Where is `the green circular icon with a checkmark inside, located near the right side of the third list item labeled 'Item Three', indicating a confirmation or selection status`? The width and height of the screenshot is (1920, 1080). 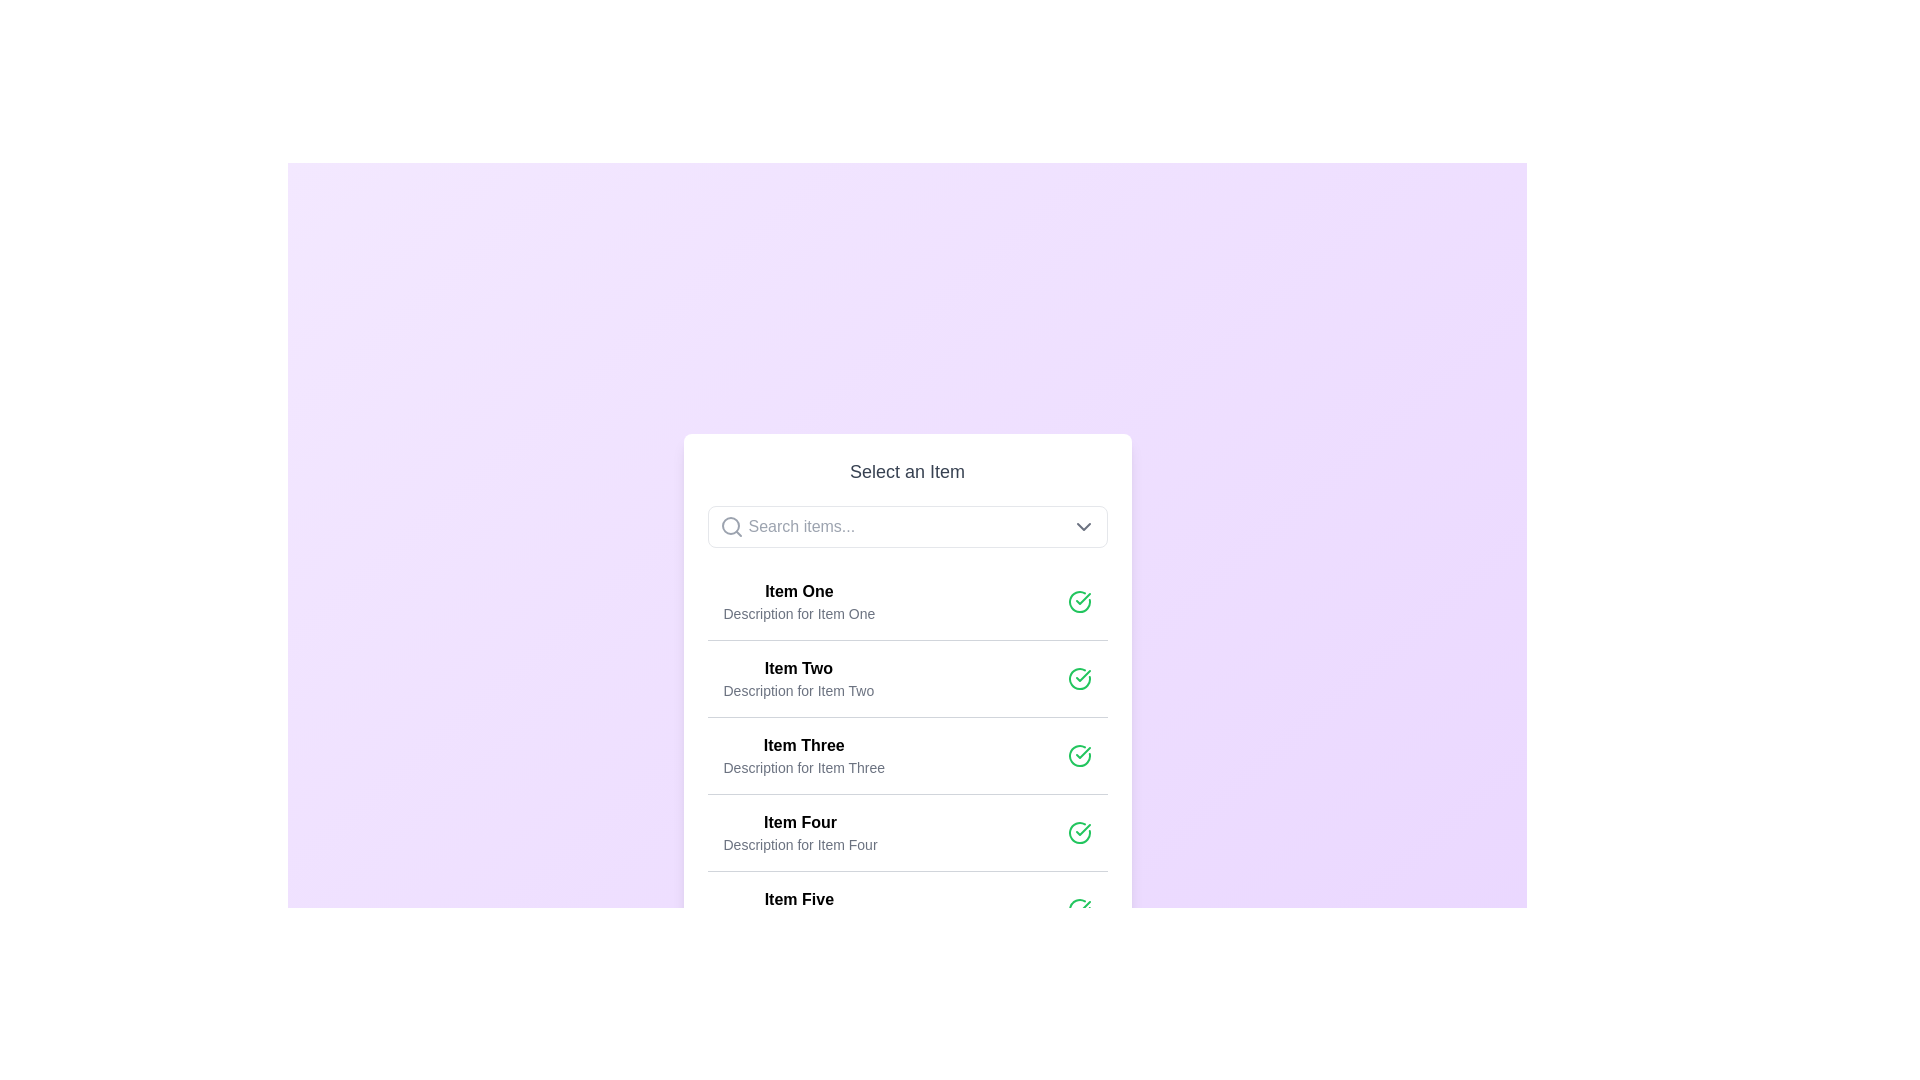 the green circular icon with a checkmark inside, located near the right side of the third list item labeled 'Item Three', indicating a confirmation or selection status is located at coordinates (1078, 756).